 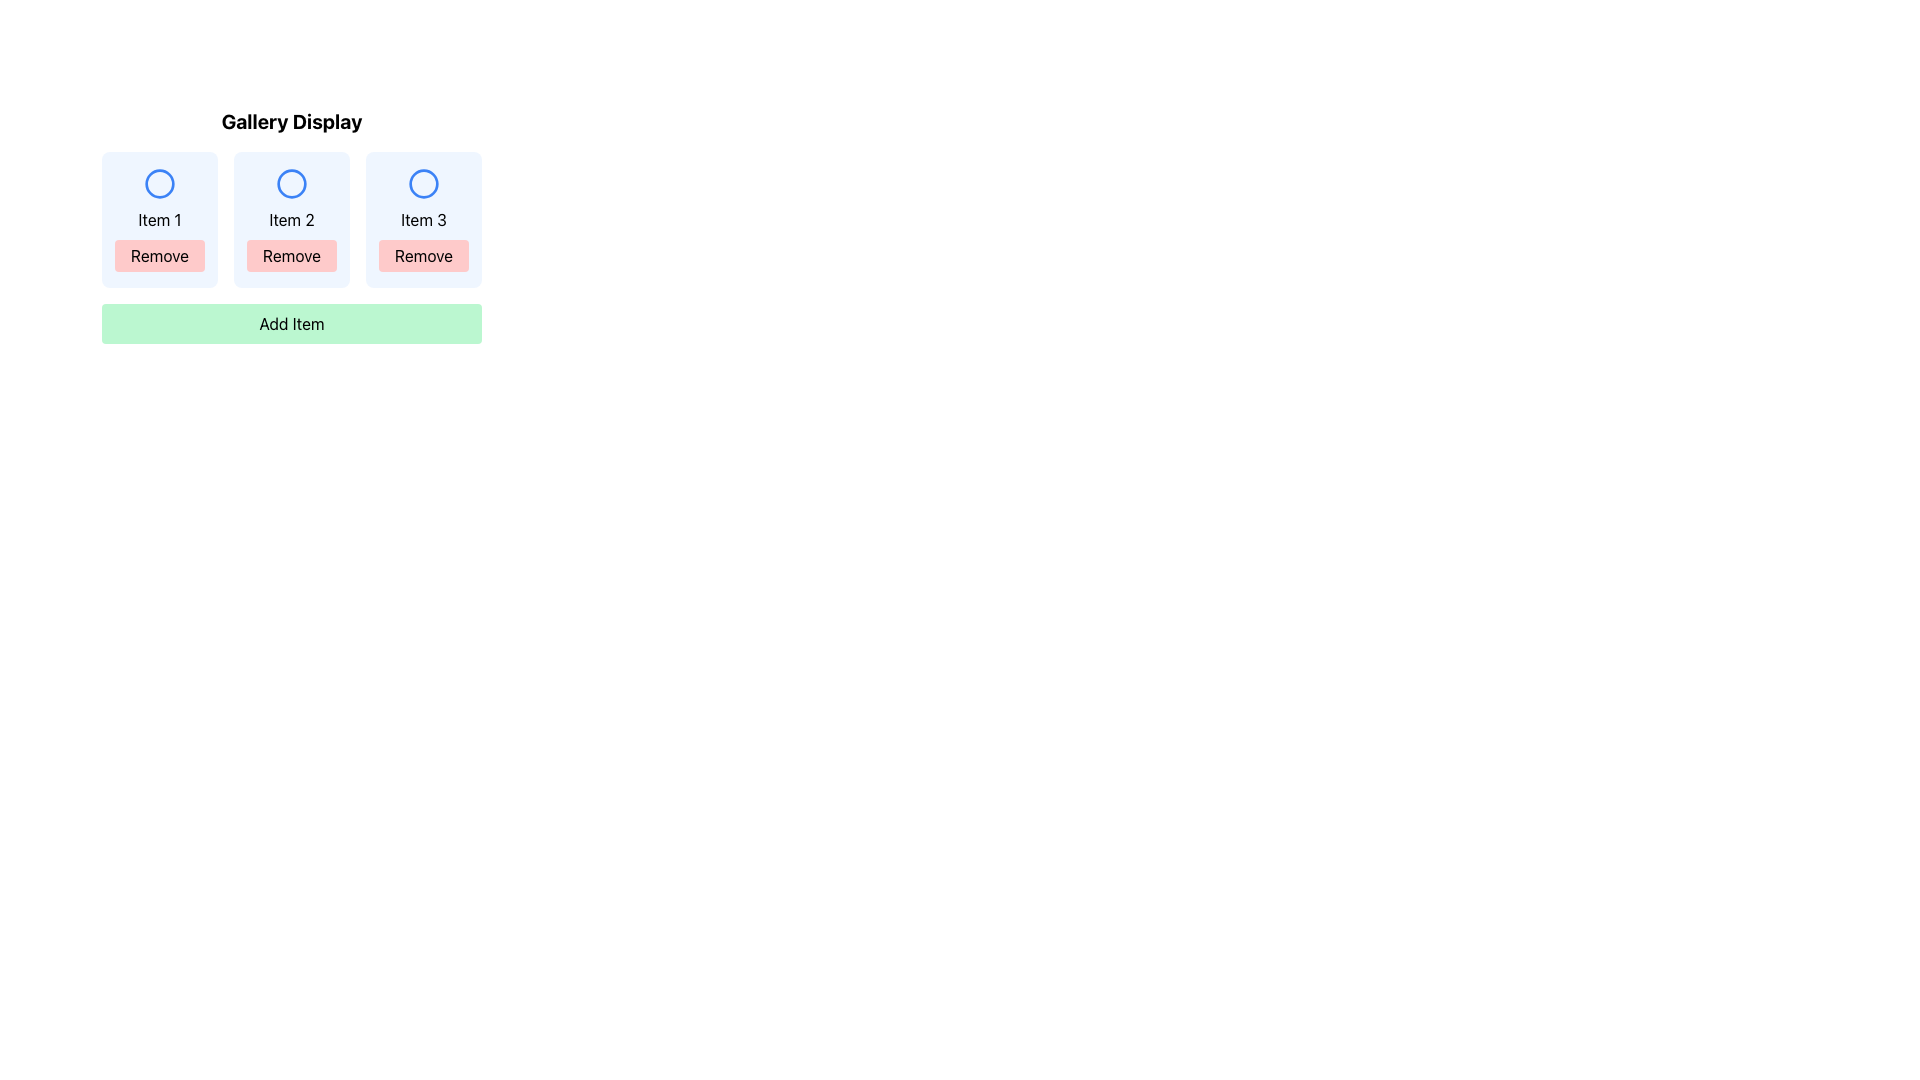 I want to click on the delete button located in the bottom section of the third card from the left, so click(x=422, y=254).